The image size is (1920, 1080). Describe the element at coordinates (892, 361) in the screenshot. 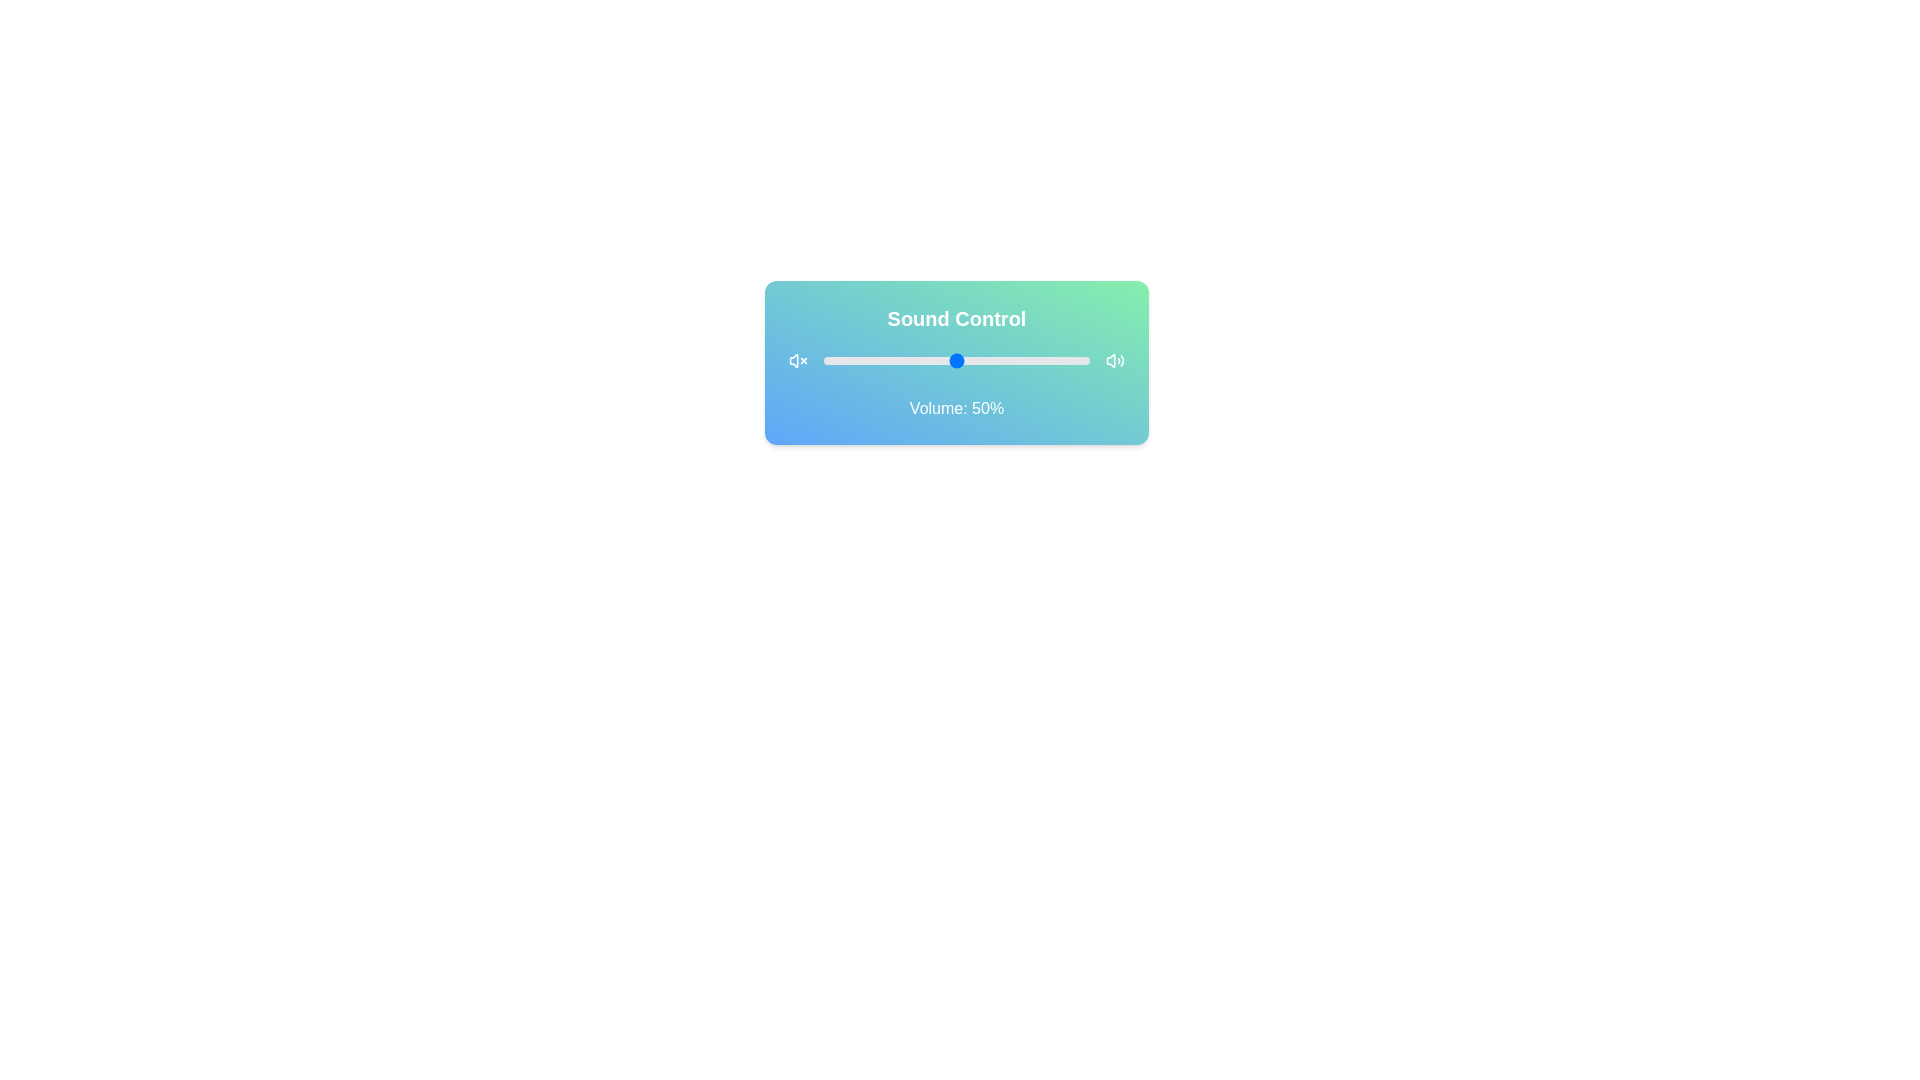

I see `the volume` at that location.